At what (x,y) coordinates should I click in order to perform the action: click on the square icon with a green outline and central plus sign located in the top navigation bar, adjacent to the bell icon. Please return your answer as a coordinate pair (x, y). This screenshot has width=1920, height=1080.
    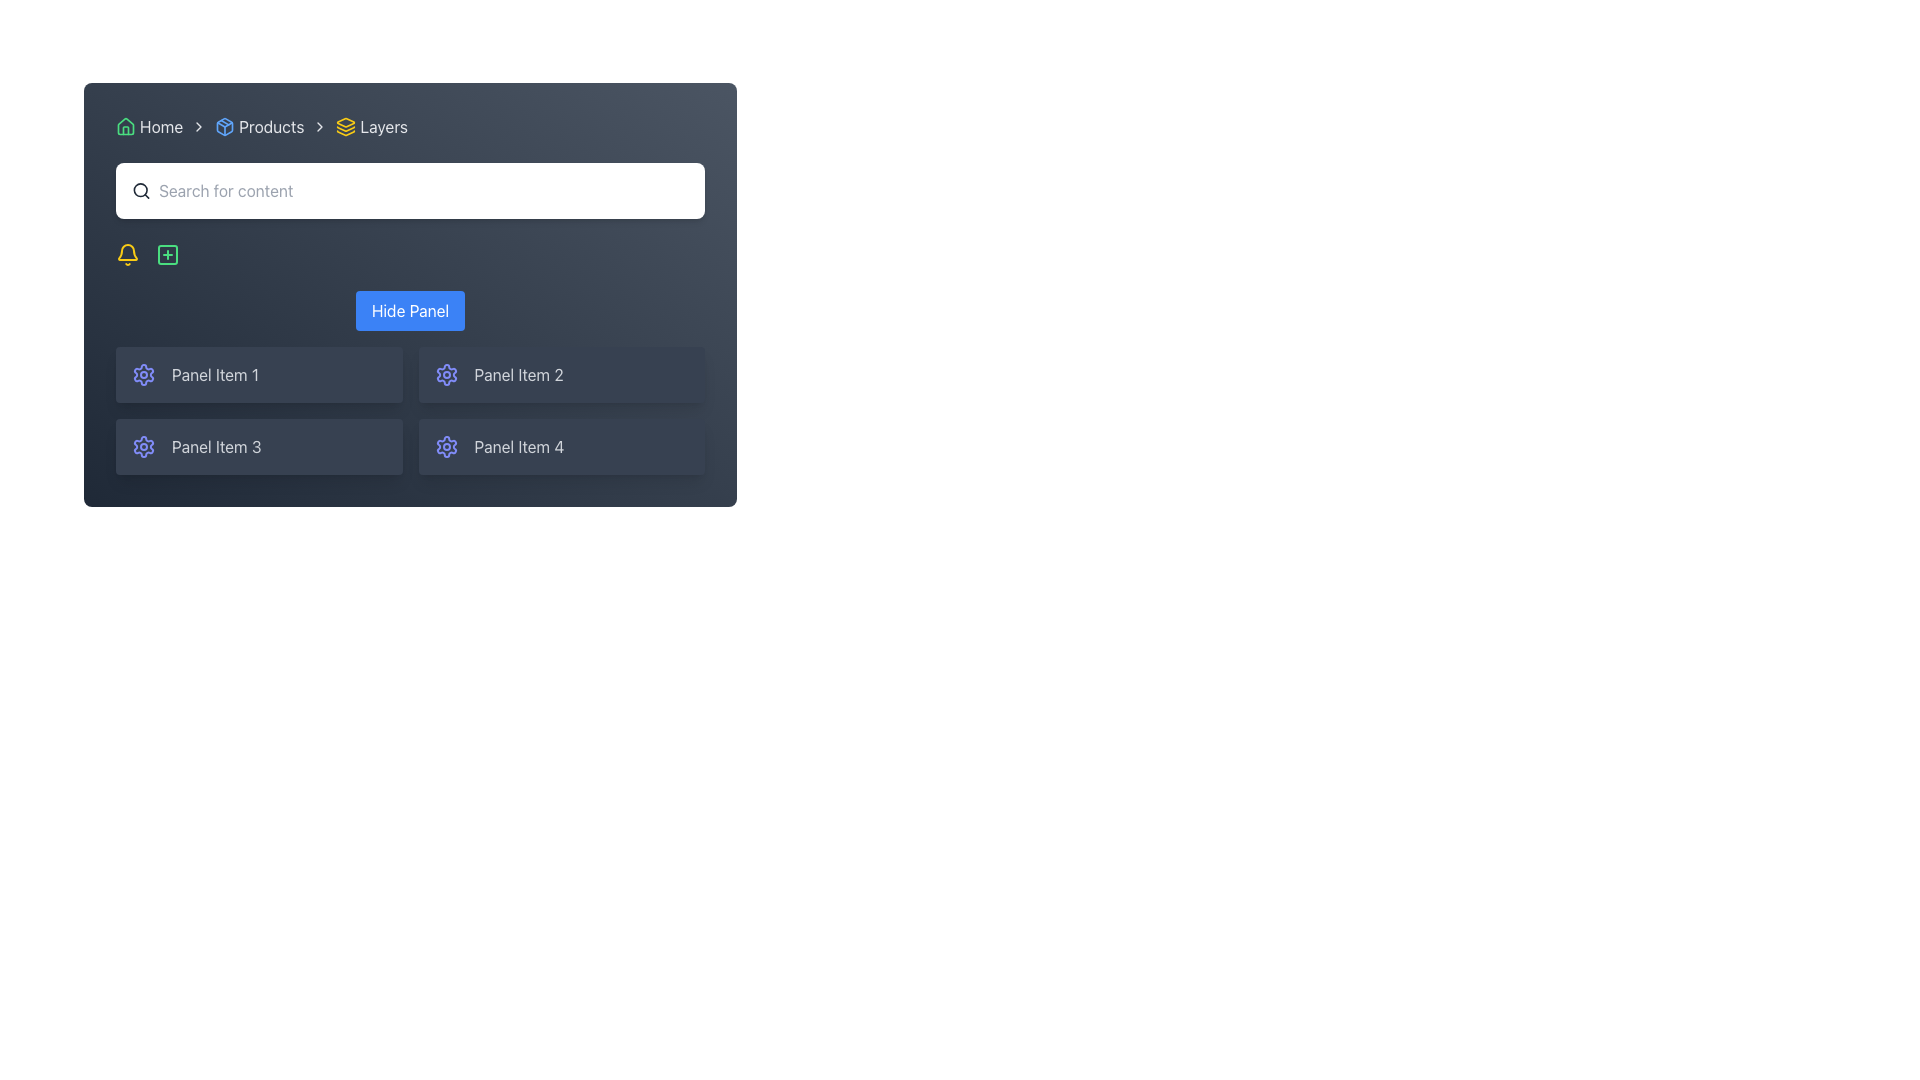
    Looking at the image, I should click on (168, 253).